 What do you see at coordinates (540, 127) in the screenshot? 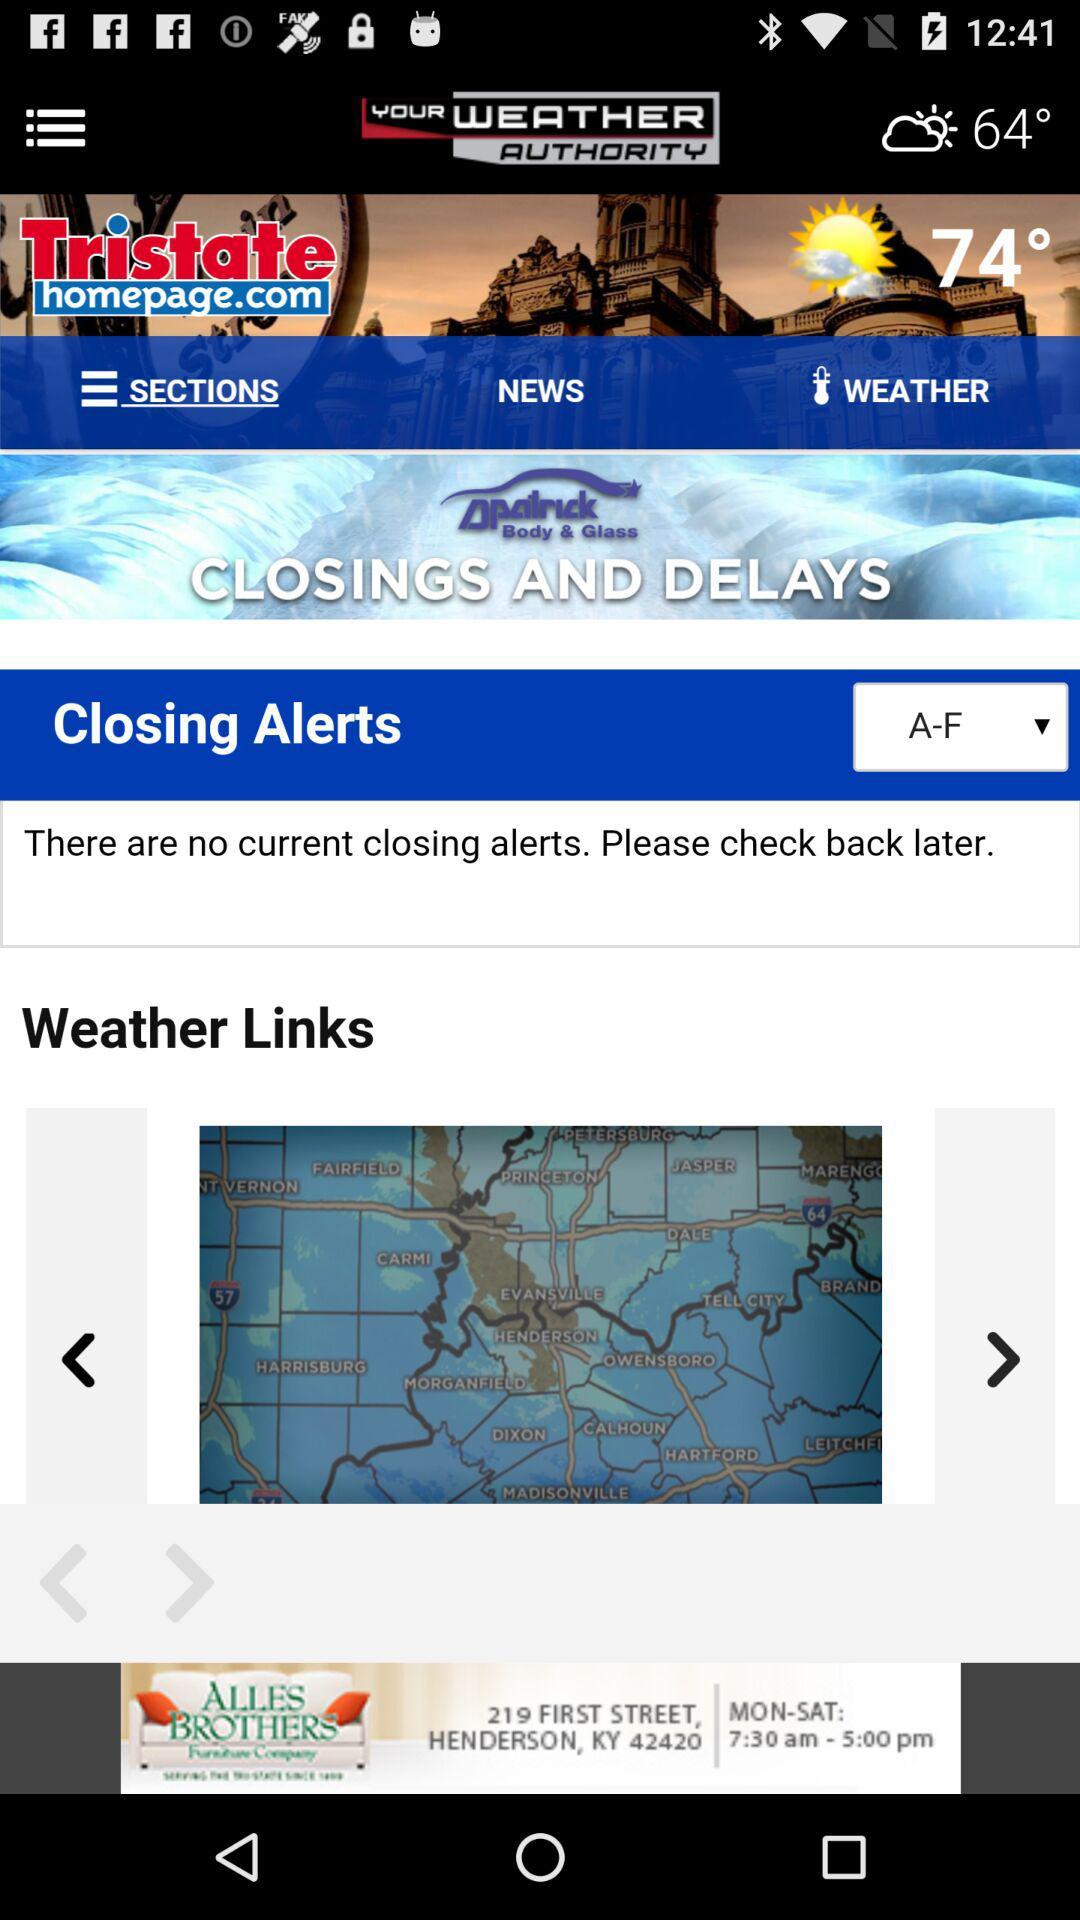
I see `advertisement page` at bounding box center [540, 127].